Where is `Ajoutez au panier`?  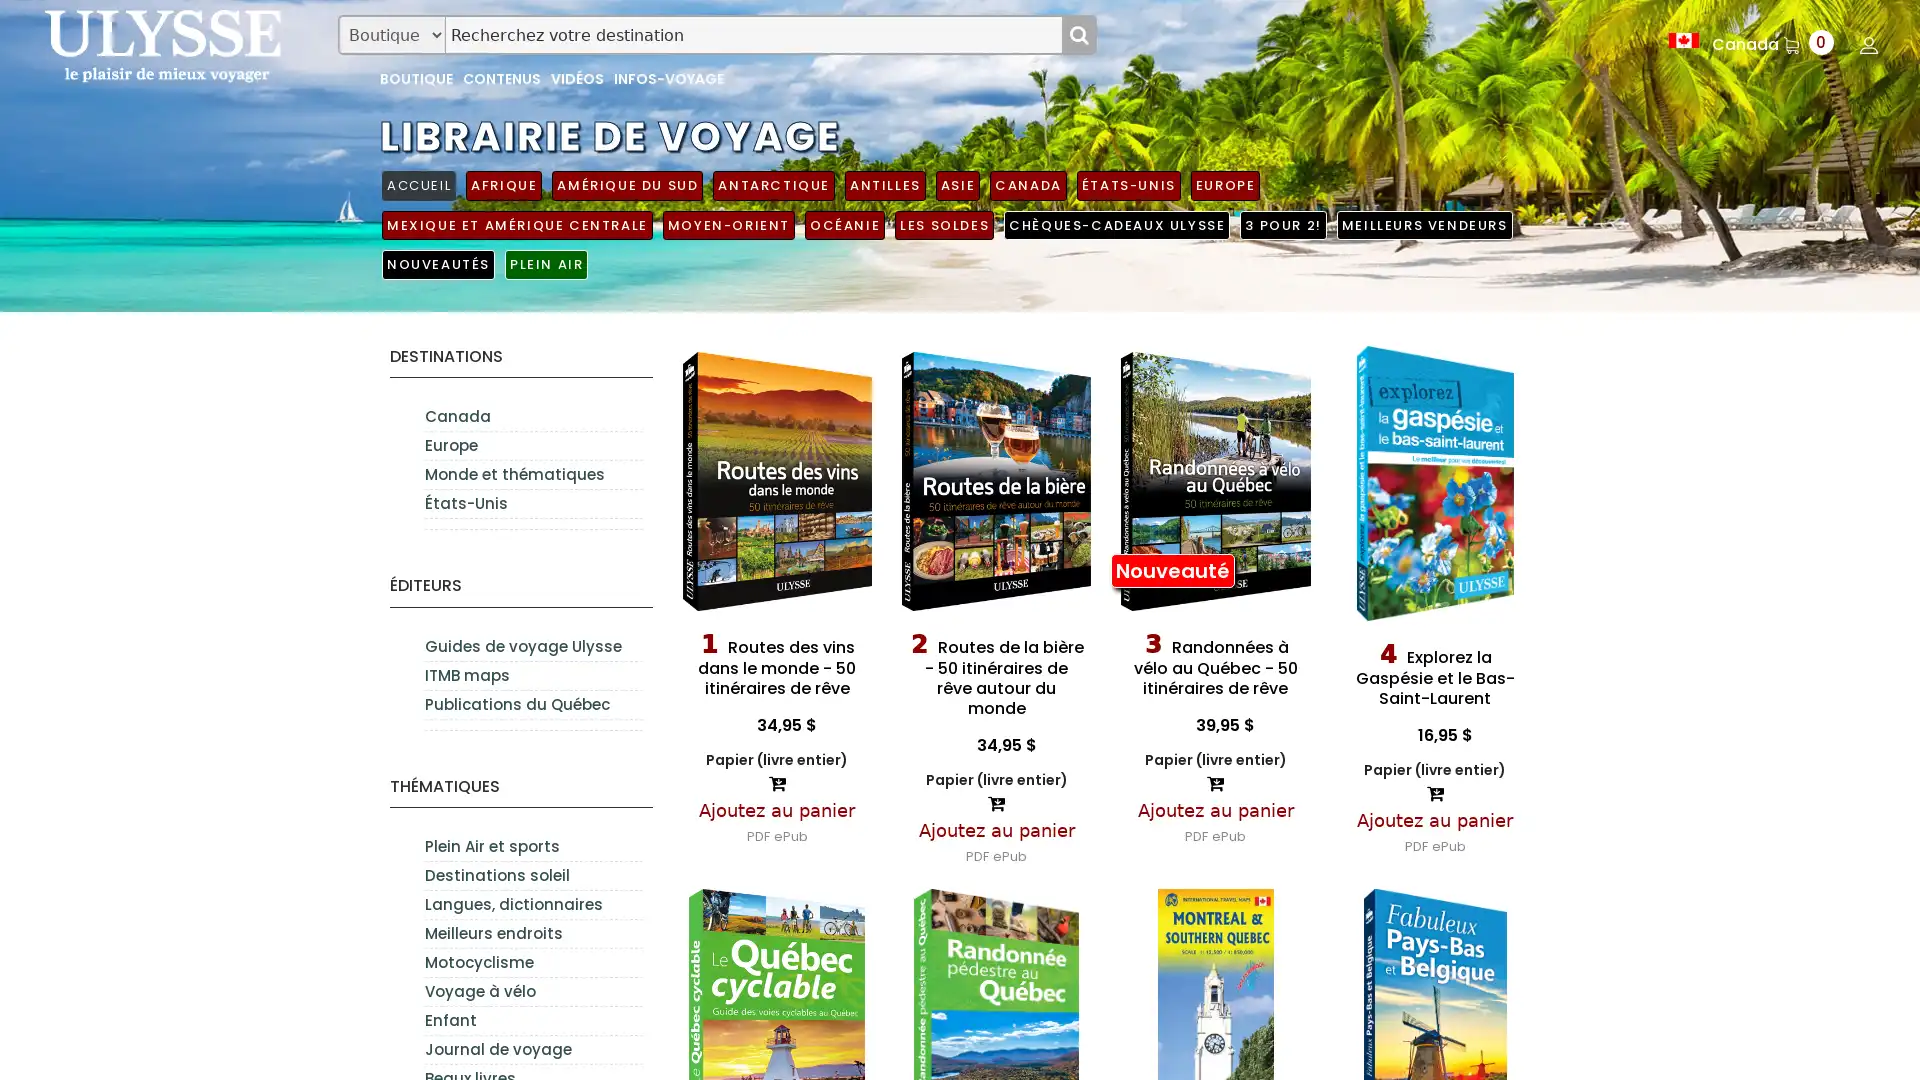
Ajoutez au panier is located at coordinates (1434, 819).